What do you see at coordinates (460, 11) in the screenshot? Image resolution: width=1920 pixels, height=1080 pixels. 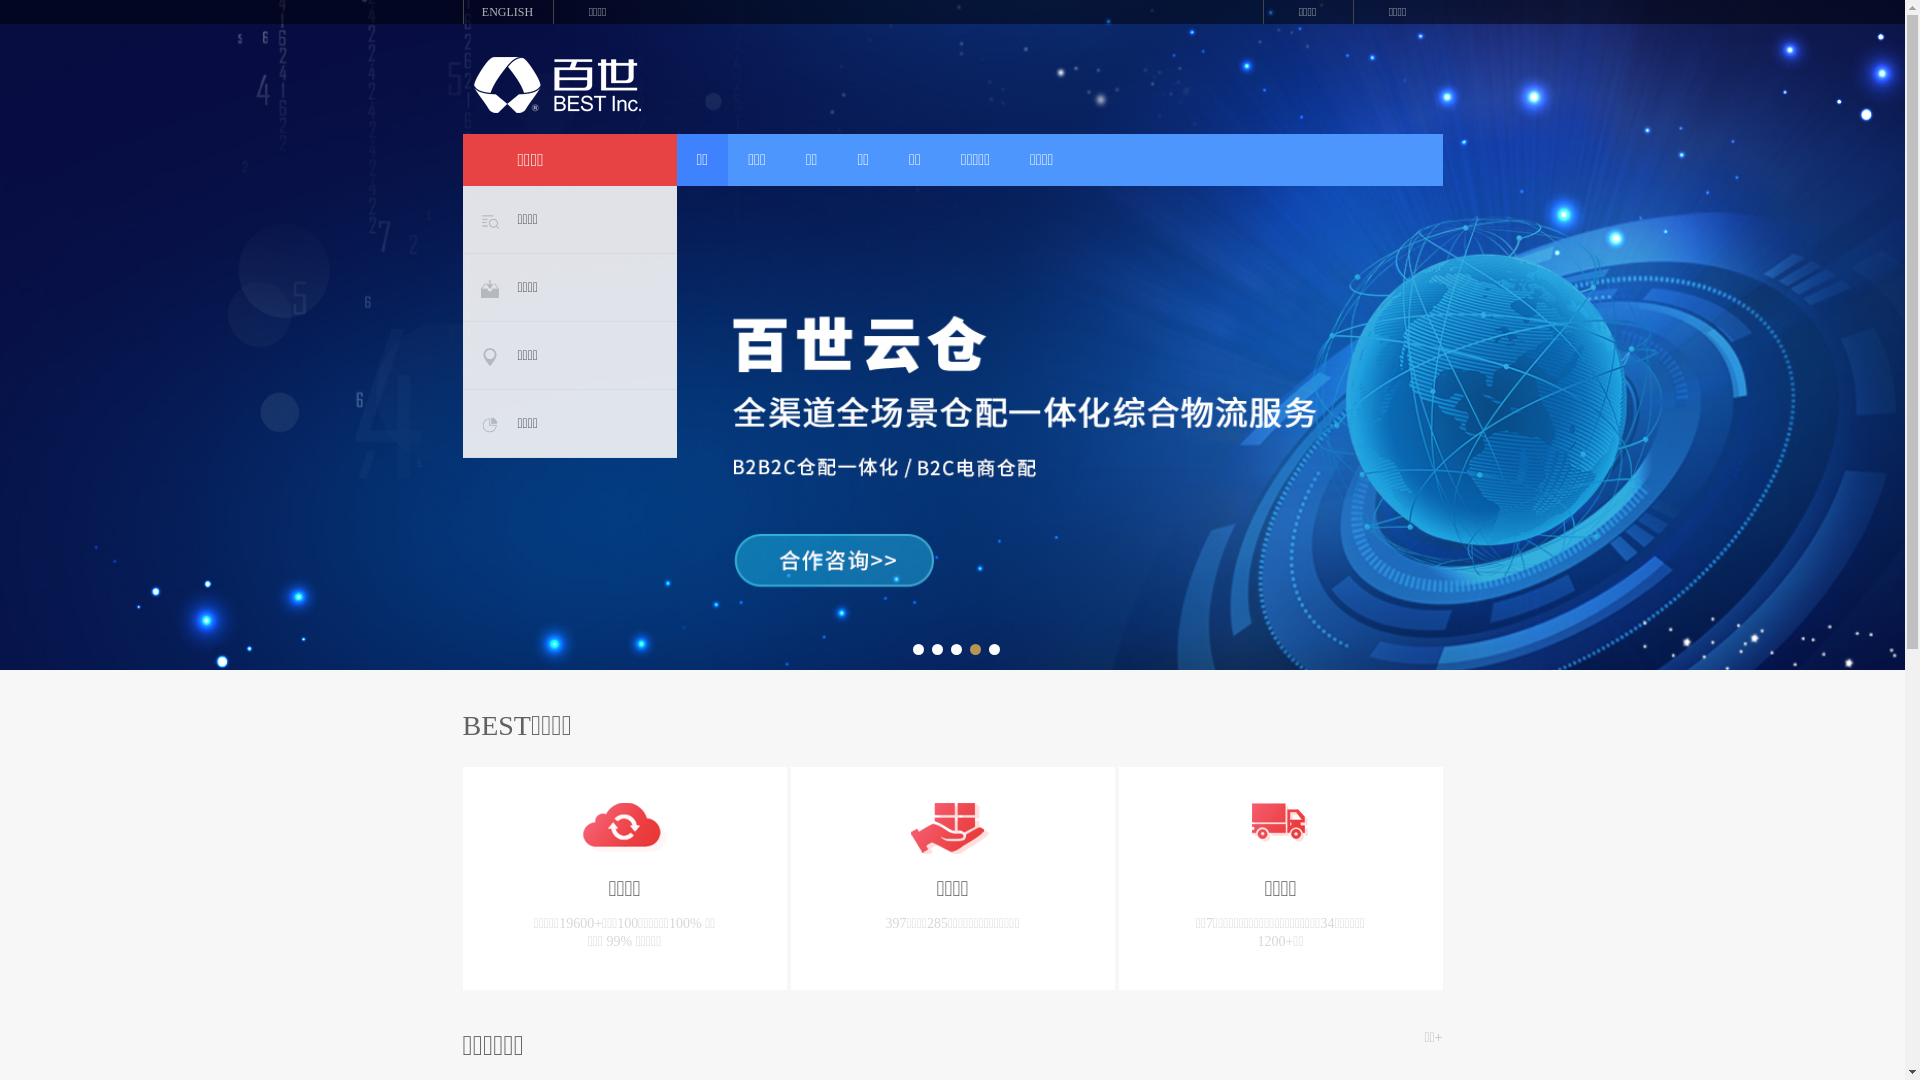 I see `'ENGLISH'` at bounding box center [460, 11].